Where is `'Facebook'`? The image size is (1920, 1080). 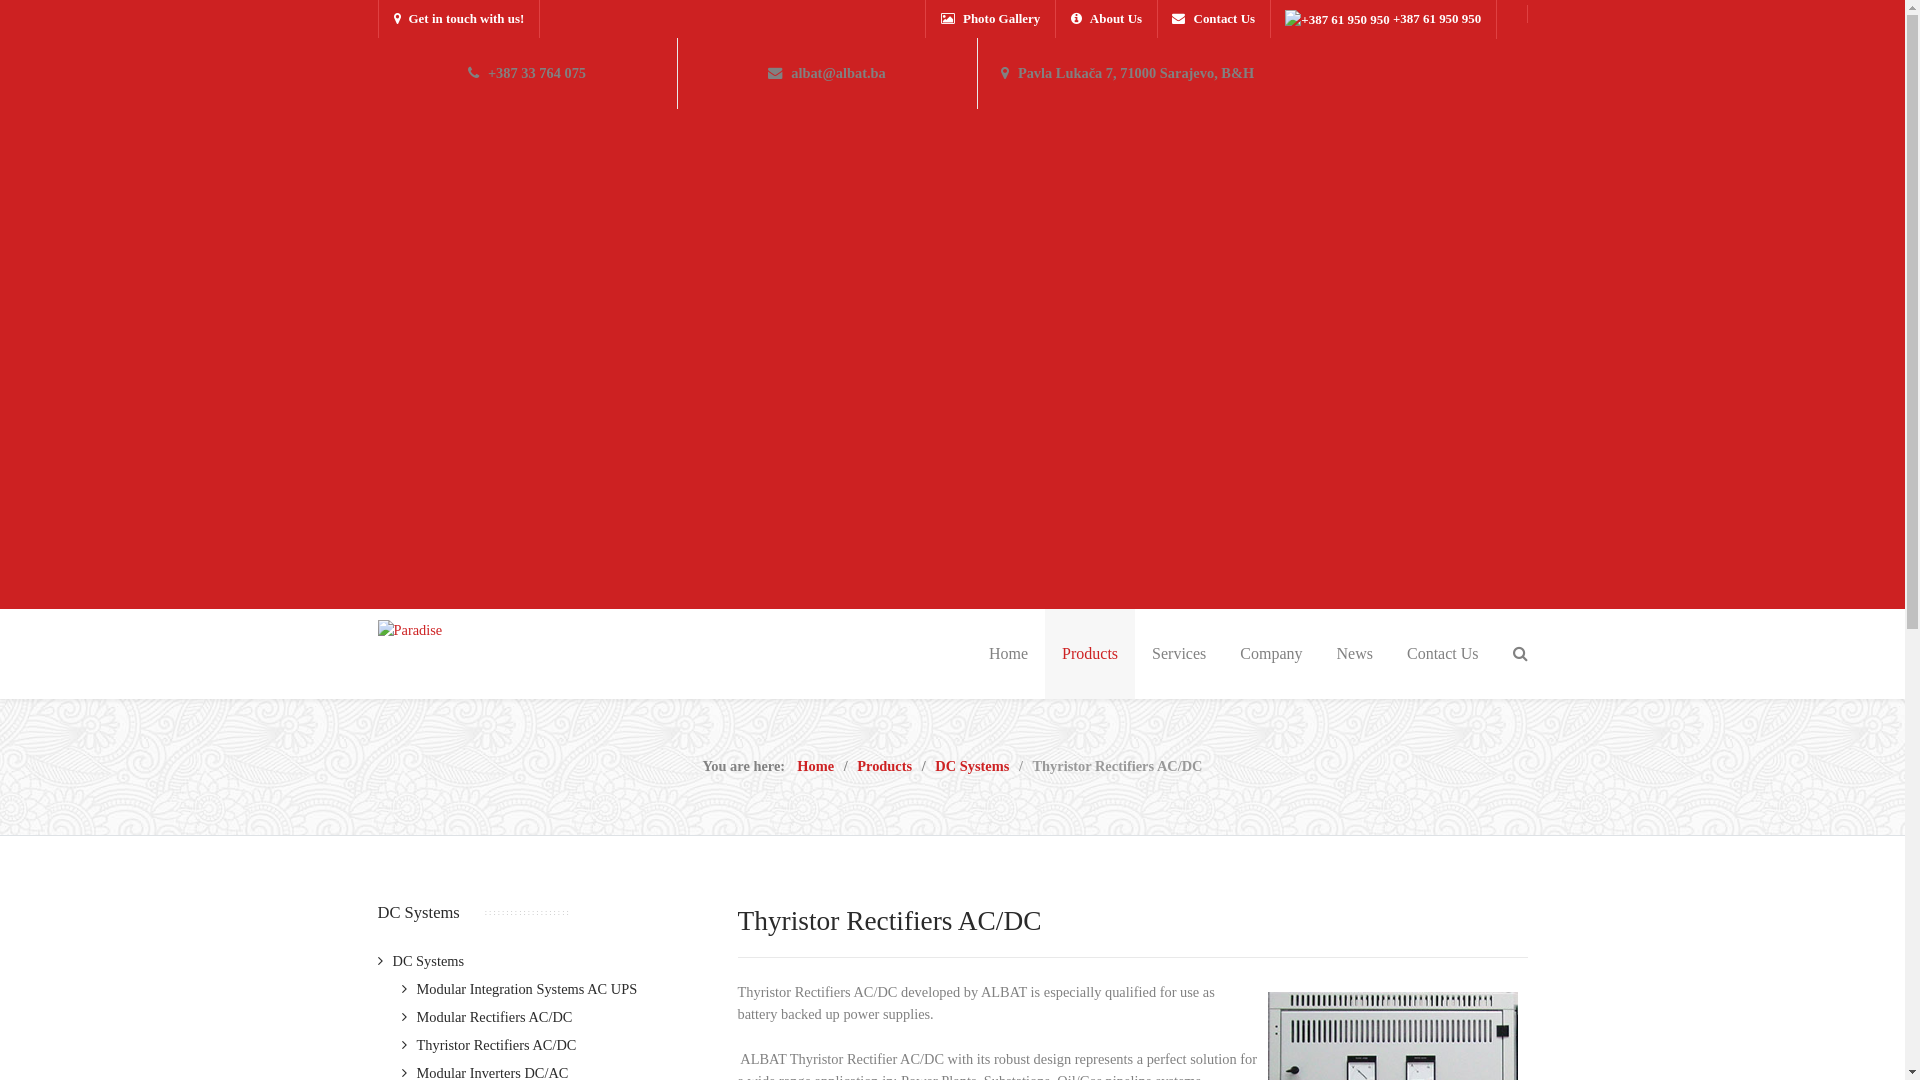
'Facebook' is located at coordinates (1421, 1032).